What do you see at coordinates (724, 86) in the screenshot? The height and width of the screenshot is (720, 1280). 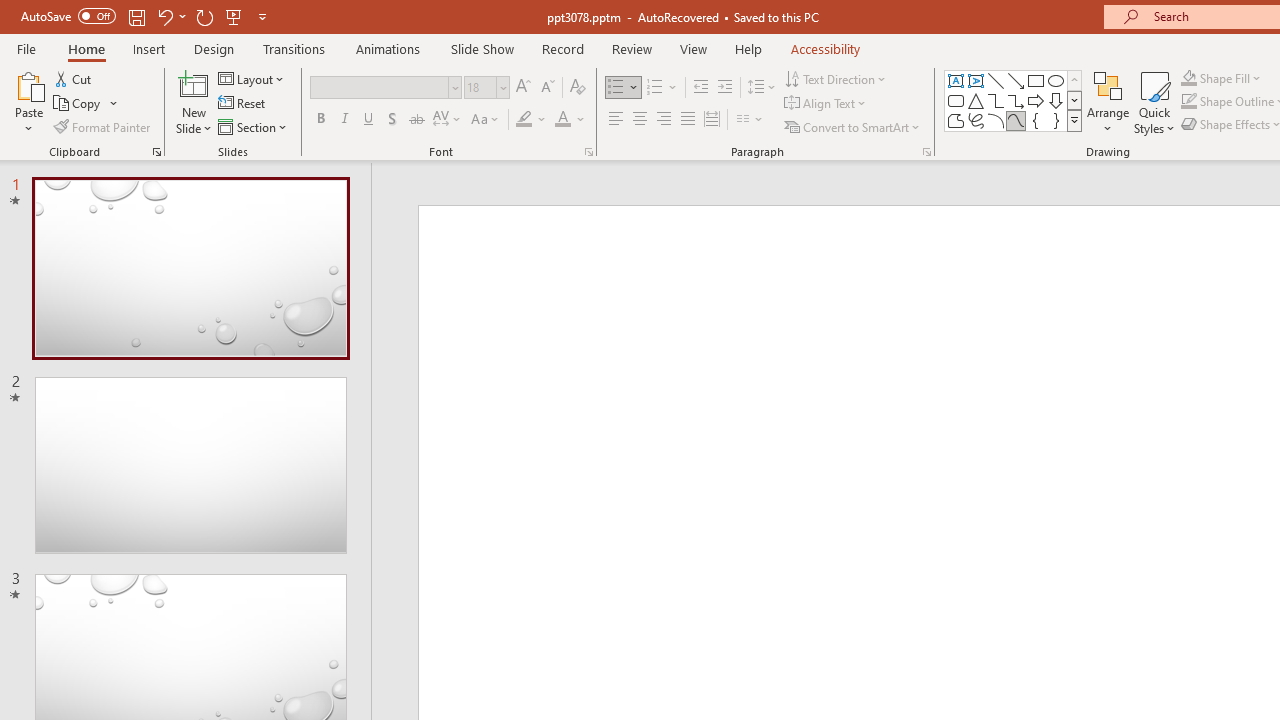 I see `'Increase Indent'` at bounding box center [724, 86].